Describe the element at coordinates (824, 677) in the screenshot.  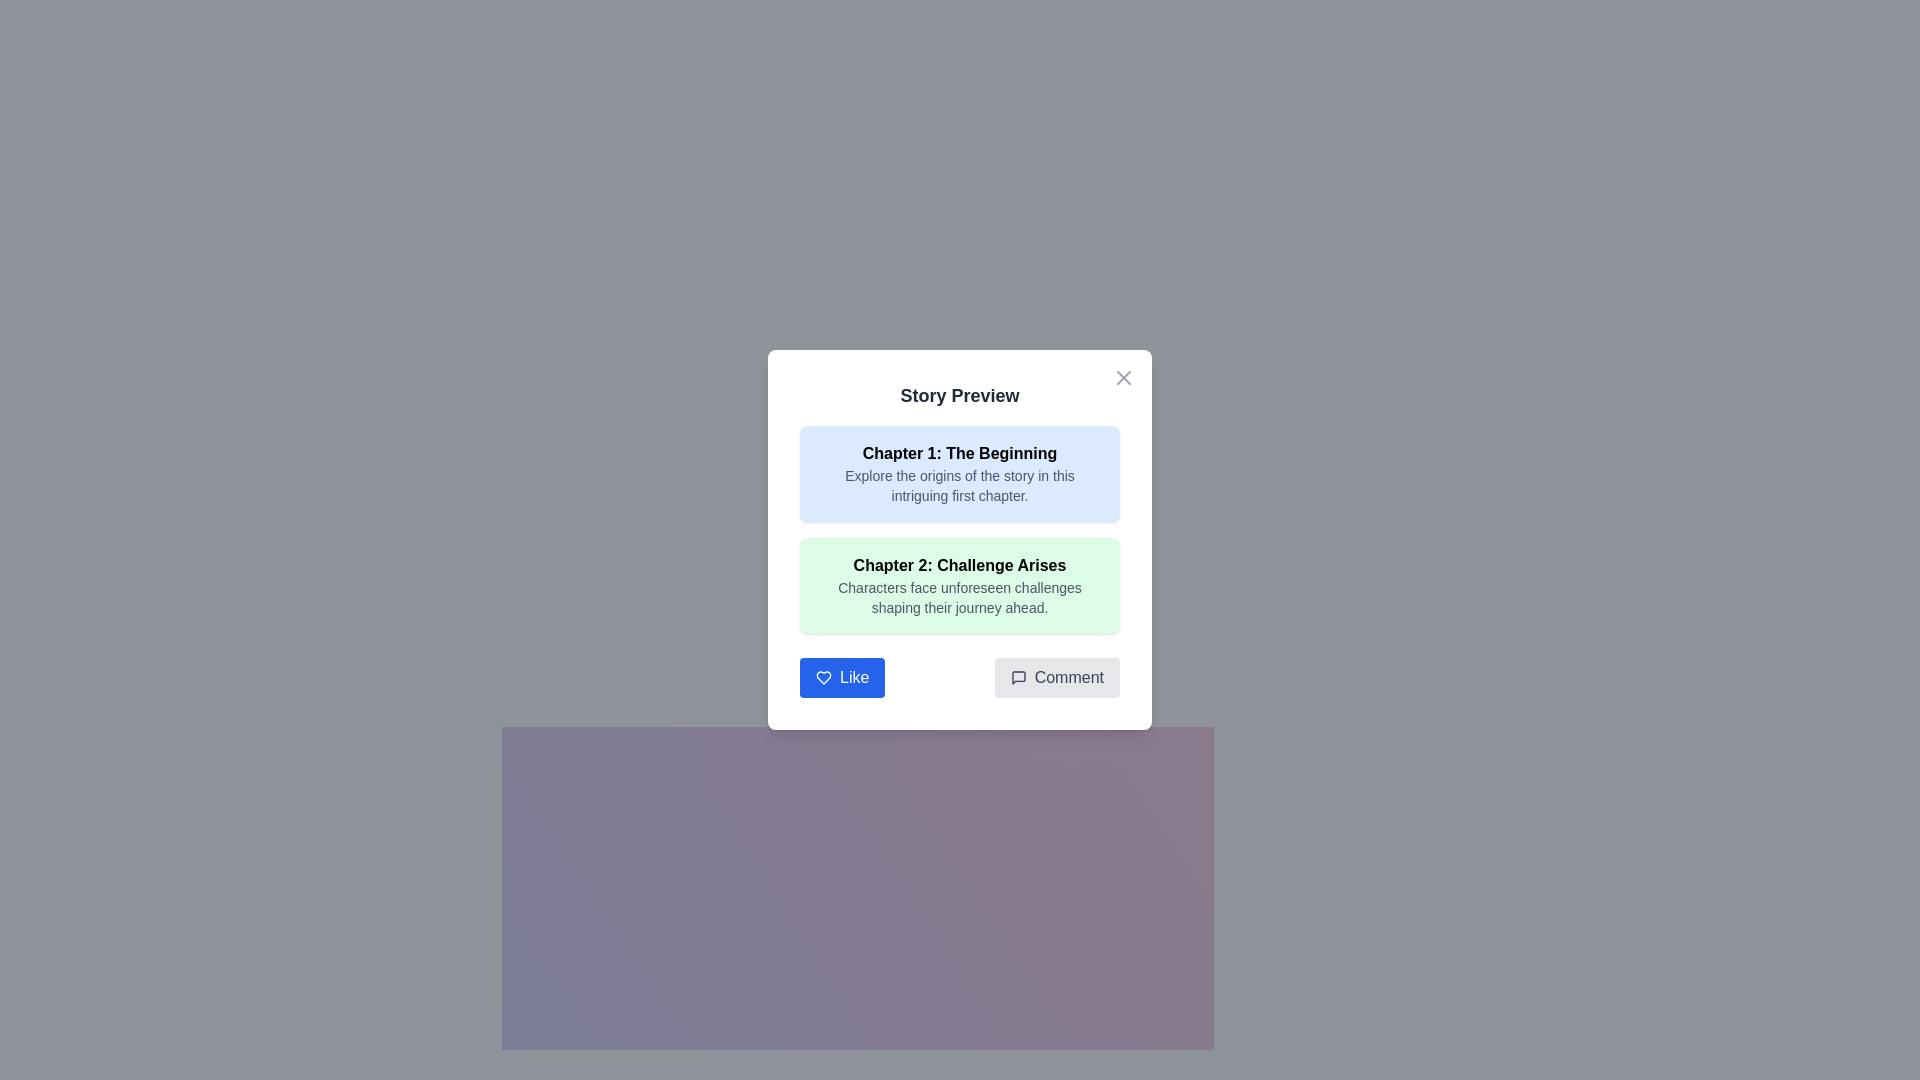
I see `the 'Like' icon within the button that is located to the left of the text 'Like' in the lower-left portion of the pop-up modal` at that location.